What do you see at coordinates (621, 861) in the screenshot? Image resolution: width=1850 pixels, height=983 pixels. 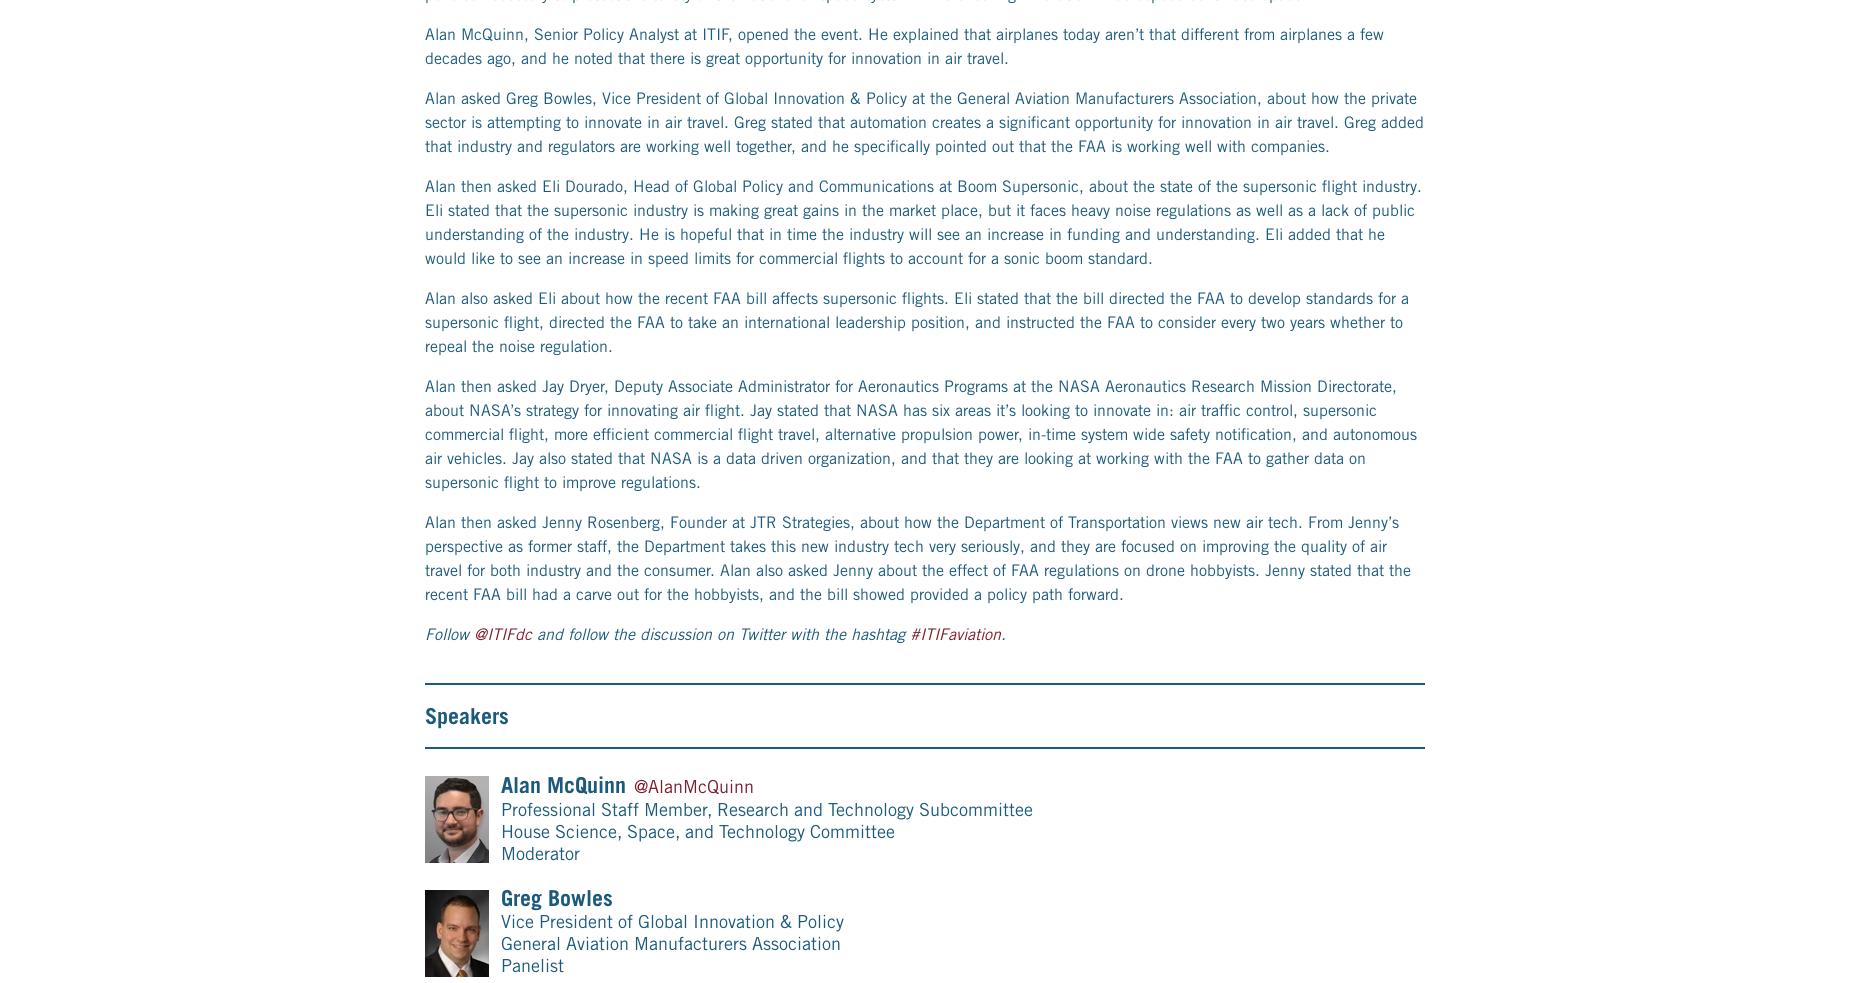 I see `'700 K Street NW, Suite 600'` at bounding box center [621, 861].